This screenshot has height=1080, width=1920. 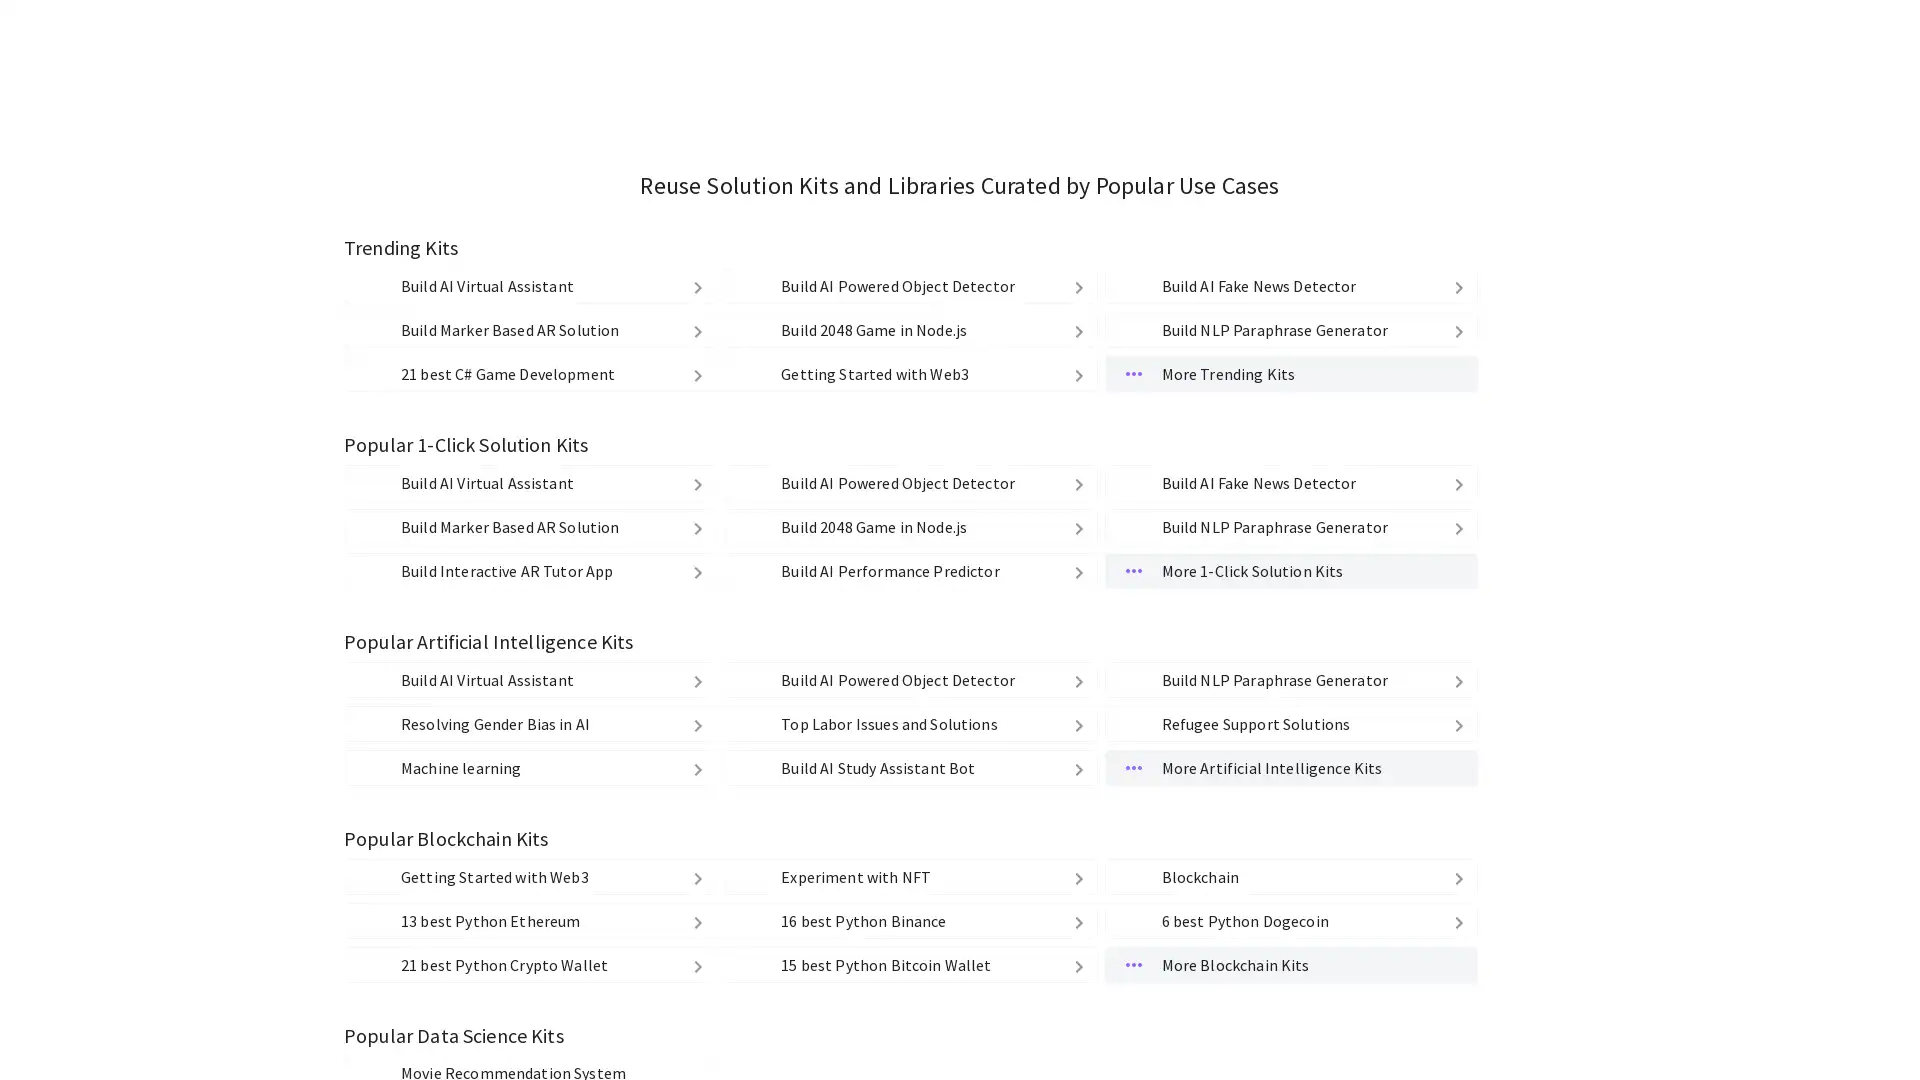 What do you see at coordinates (697, 833) in the screenshot?
I see `delete` at bounding box center [697, 833].